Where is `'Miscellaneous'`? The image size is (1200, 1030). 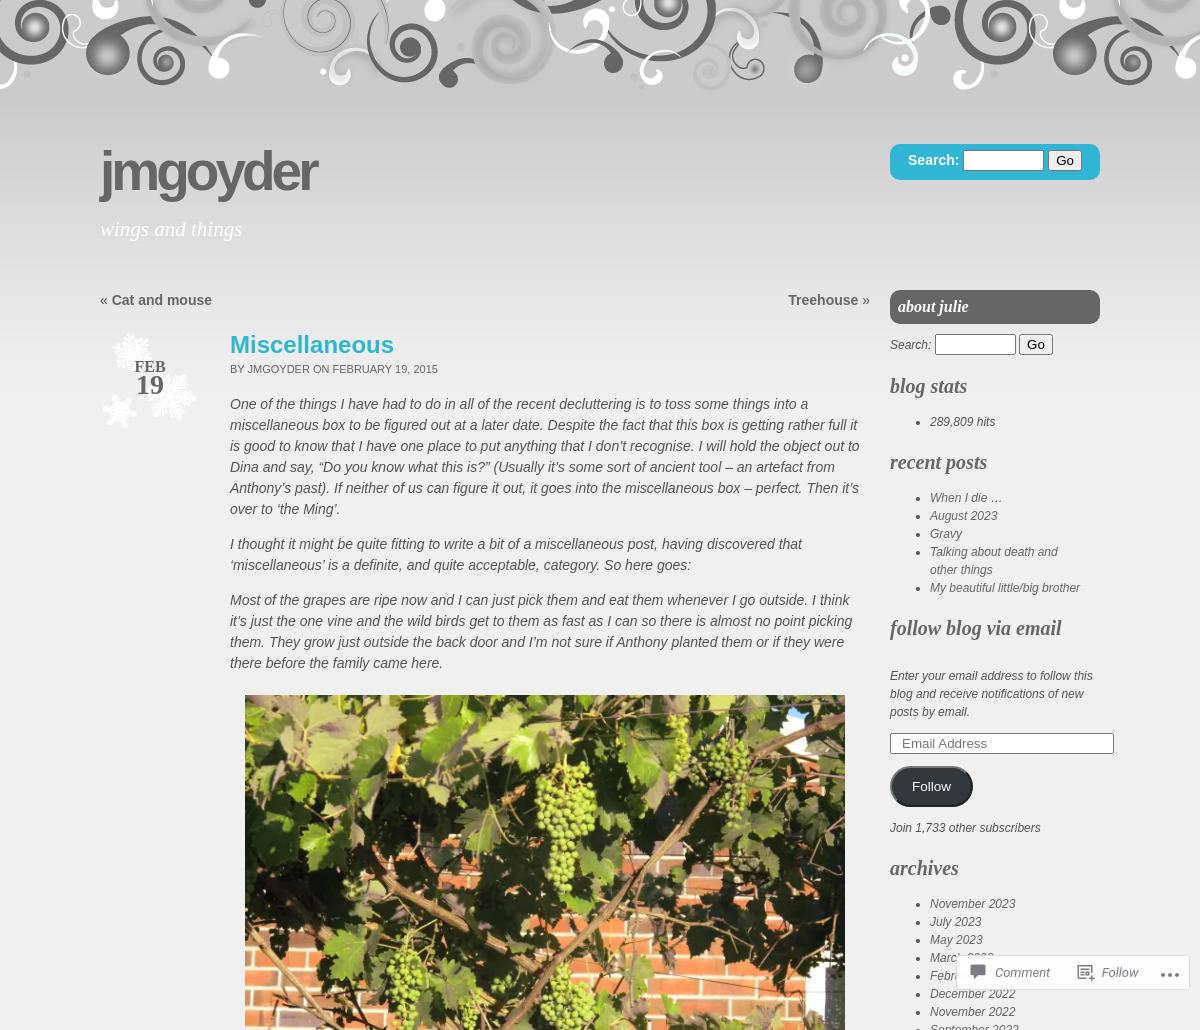
'Miscellaneous' is located at coordinates (312, 344).